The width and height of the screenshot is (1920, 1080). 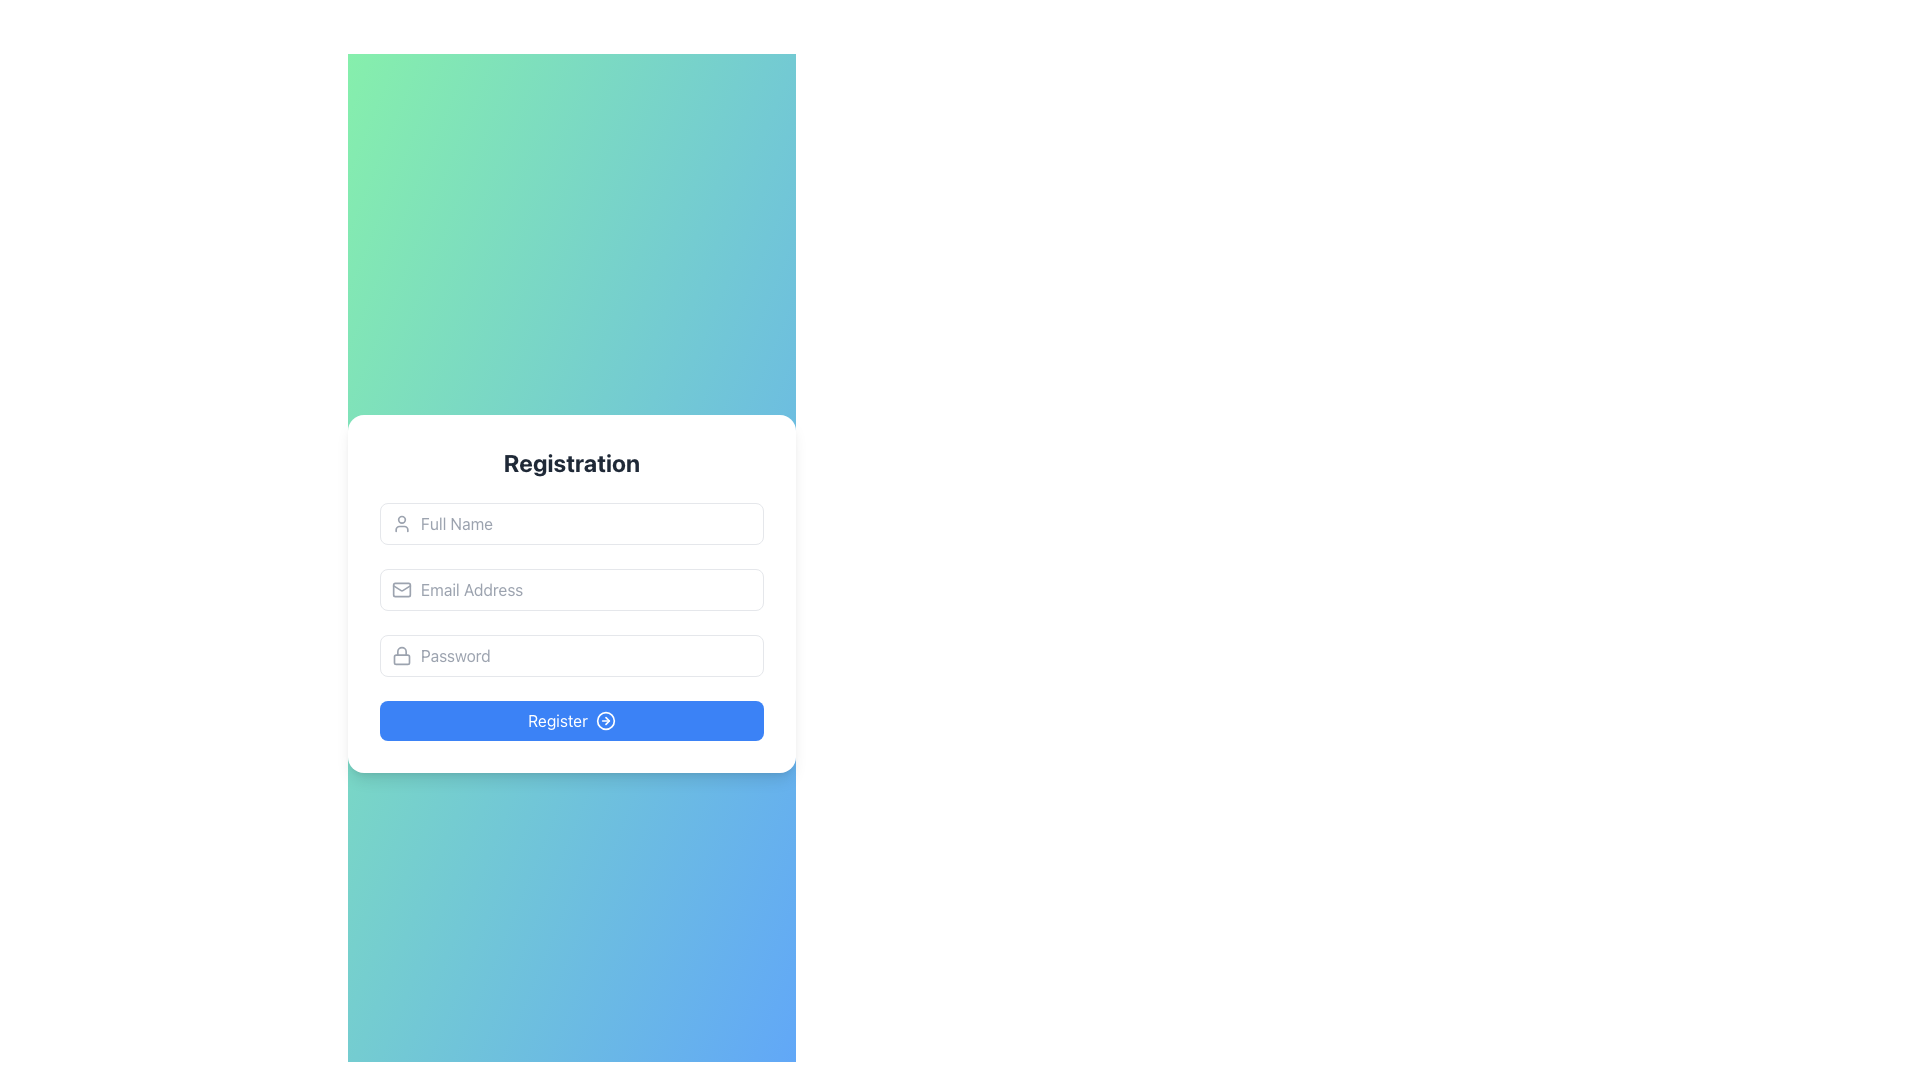 I want to click on the bottom segment of the lock icon representing security, which is located to the left of the 'Password' input field, so click(x=401, y=659).